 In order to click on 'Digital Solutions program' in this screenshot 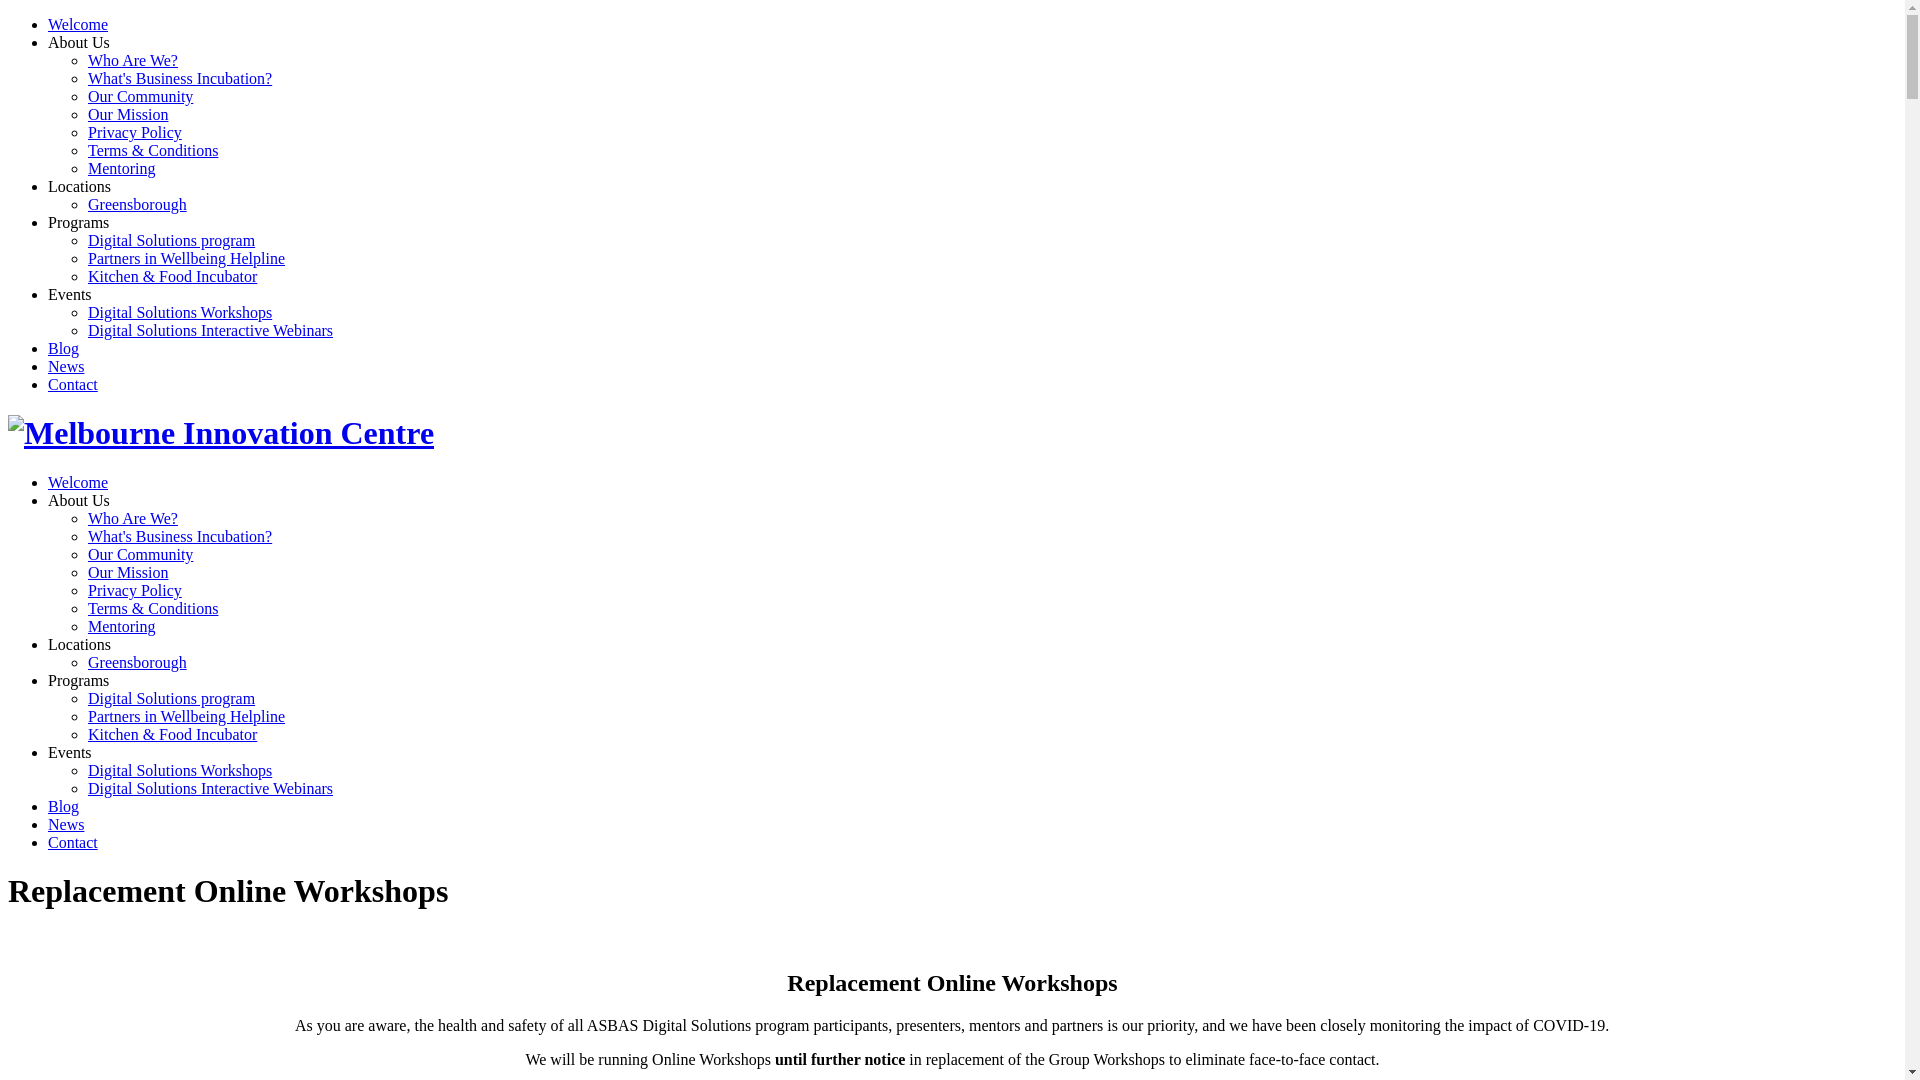, I will do `click(171, 239)`.